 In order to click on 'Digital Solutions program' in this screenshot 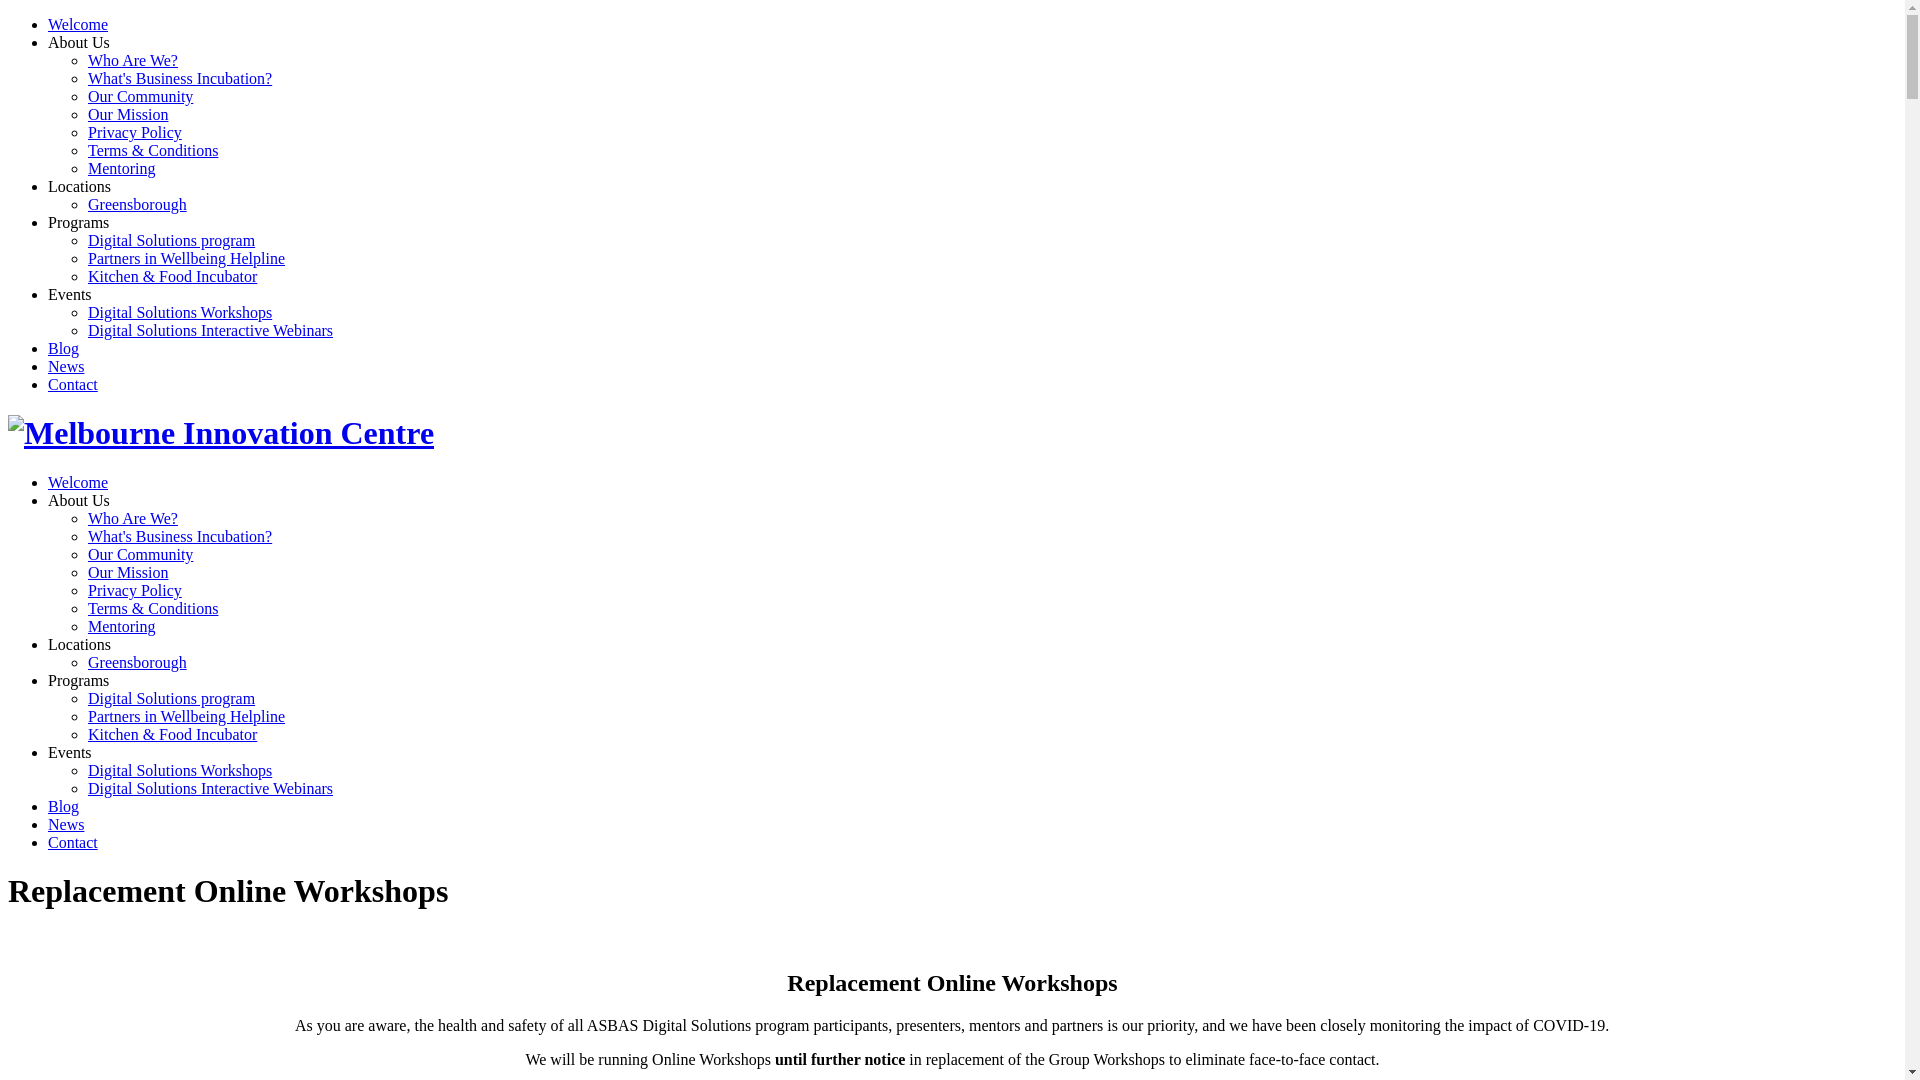, I will do `click(171, 239)`.